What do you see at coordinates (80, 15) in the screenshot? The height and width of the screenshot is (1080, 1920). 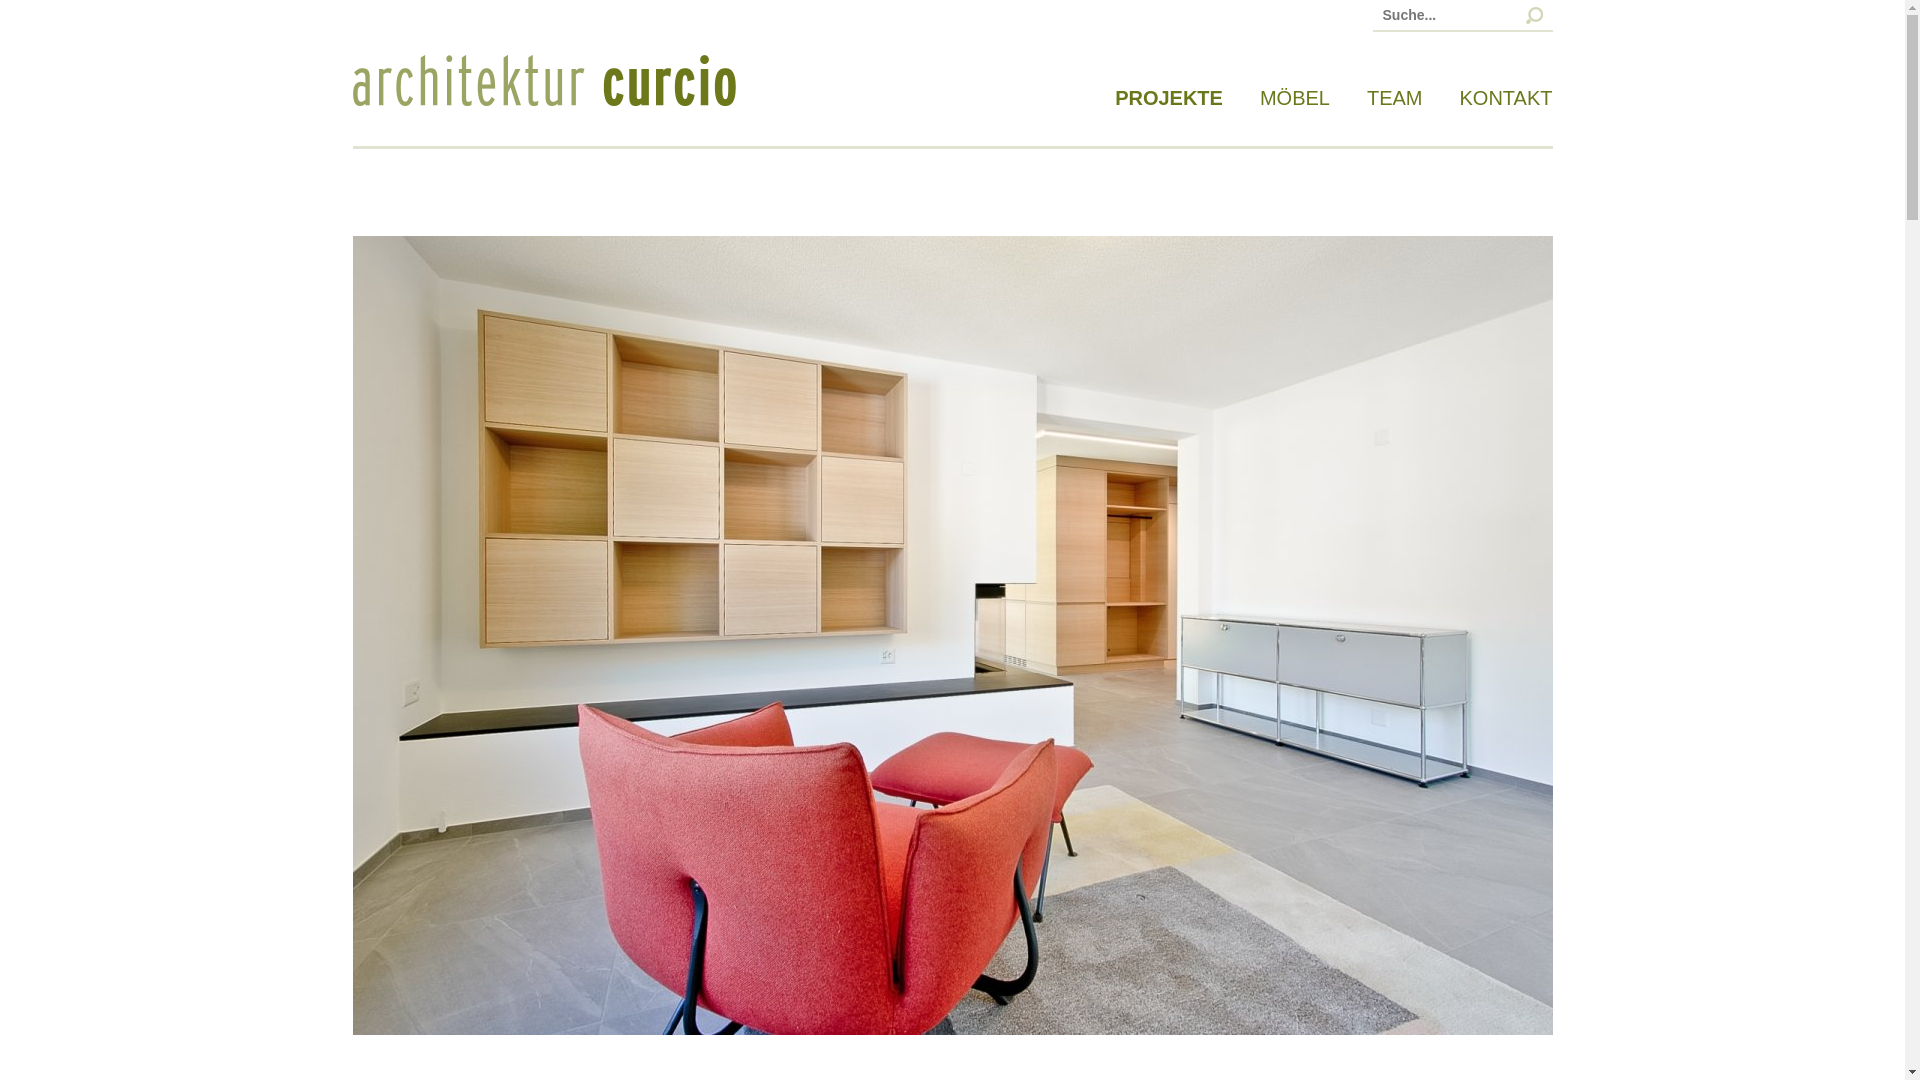 I see `'Suche'` at bounding box center [80, 15].